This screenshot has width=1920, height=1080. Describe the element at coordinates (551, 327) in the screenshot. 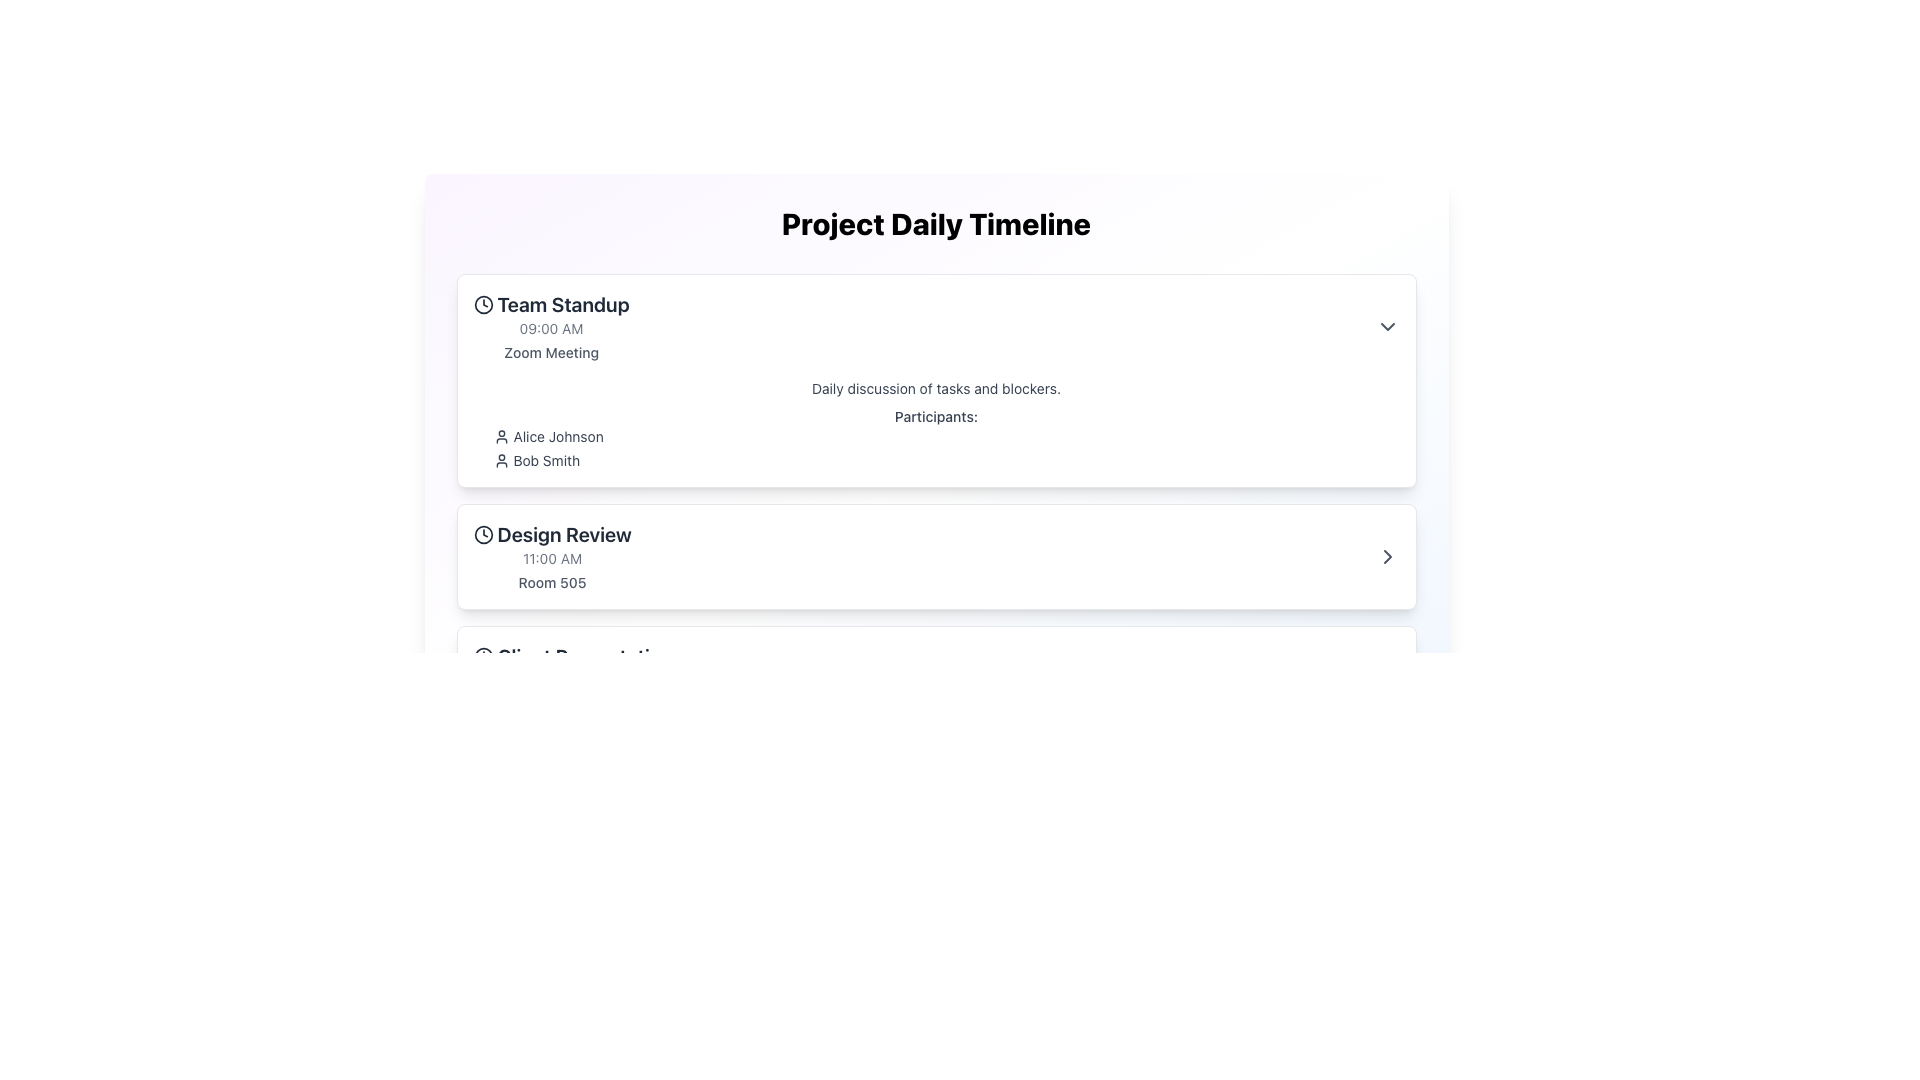

I see `the text label displaying '09:00 AM', which is located beneath the 'Team Standup' title and above the 'Zoom Meeting' text within the card` at that location.